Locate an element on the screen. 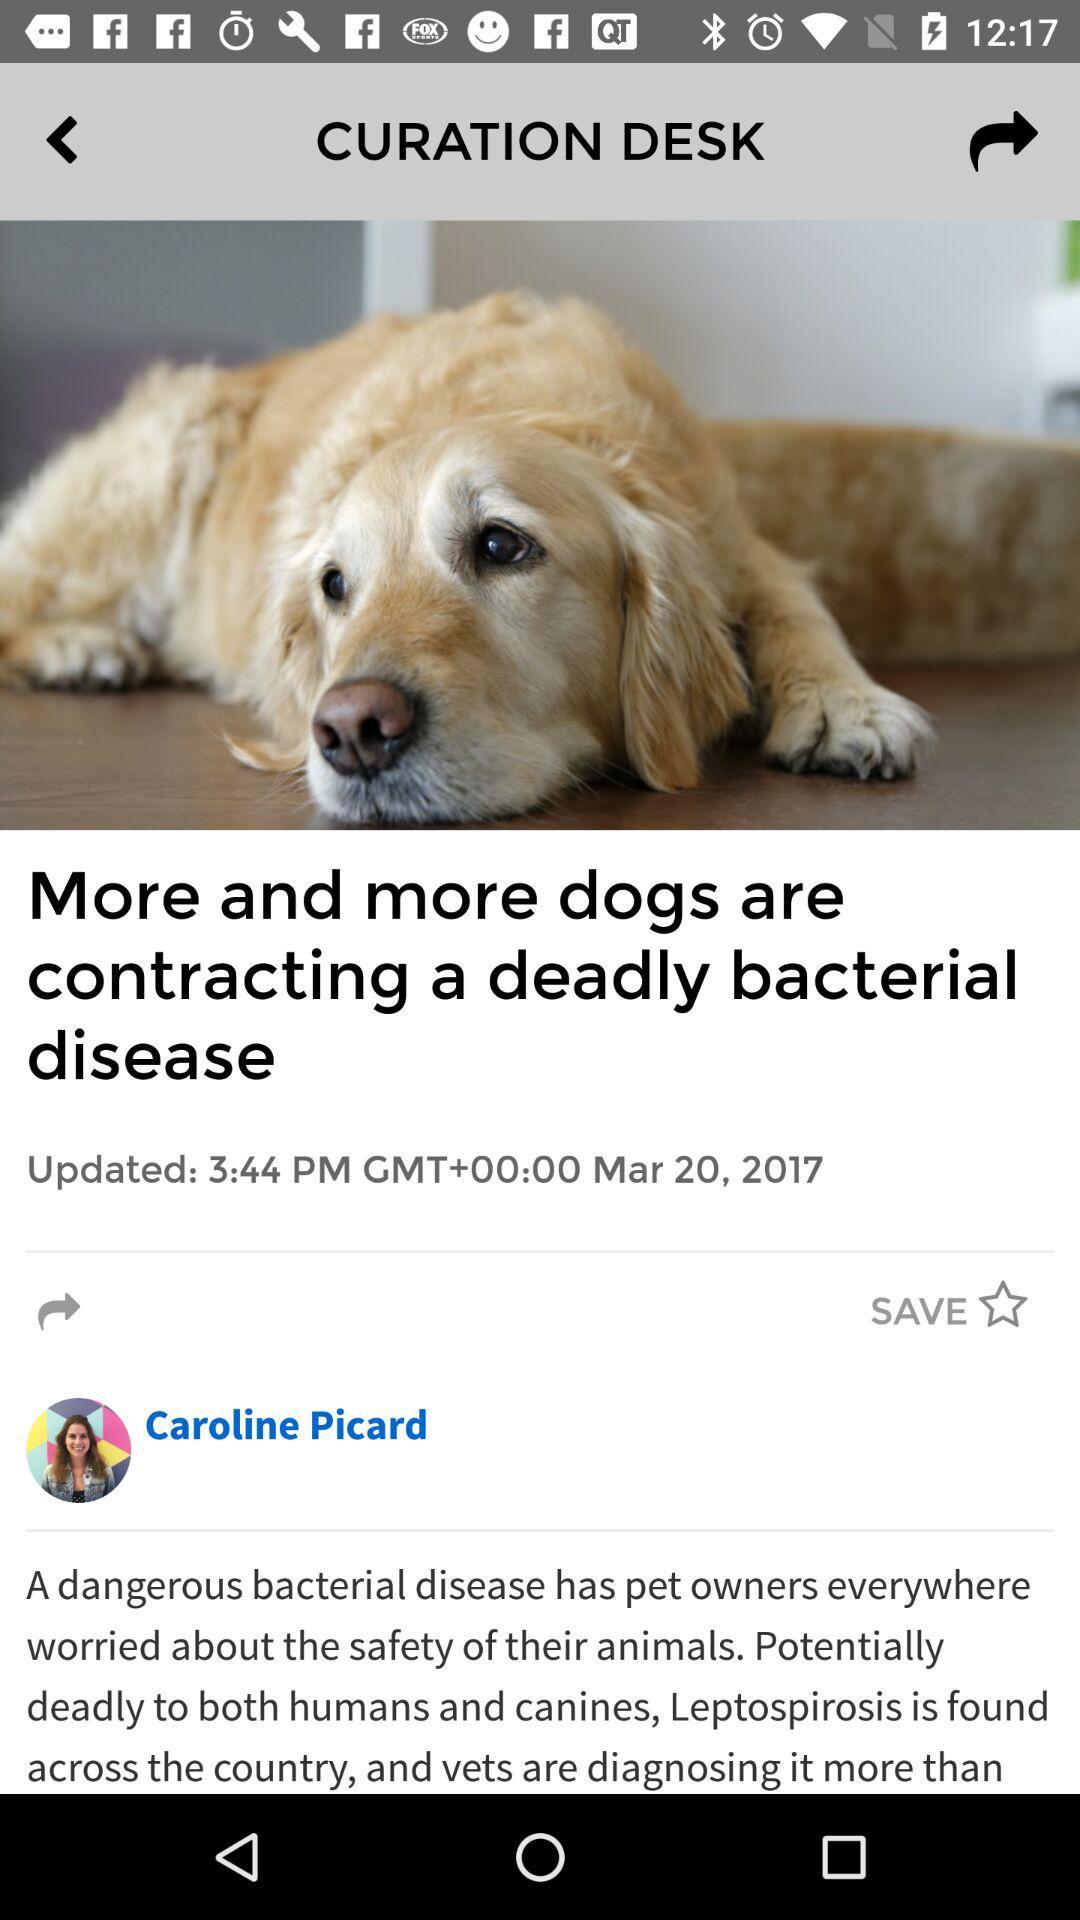 The height and width of the screenshot is (1920, 1080). the icon to the left of the save icon is located at coordinates (58, 1312).